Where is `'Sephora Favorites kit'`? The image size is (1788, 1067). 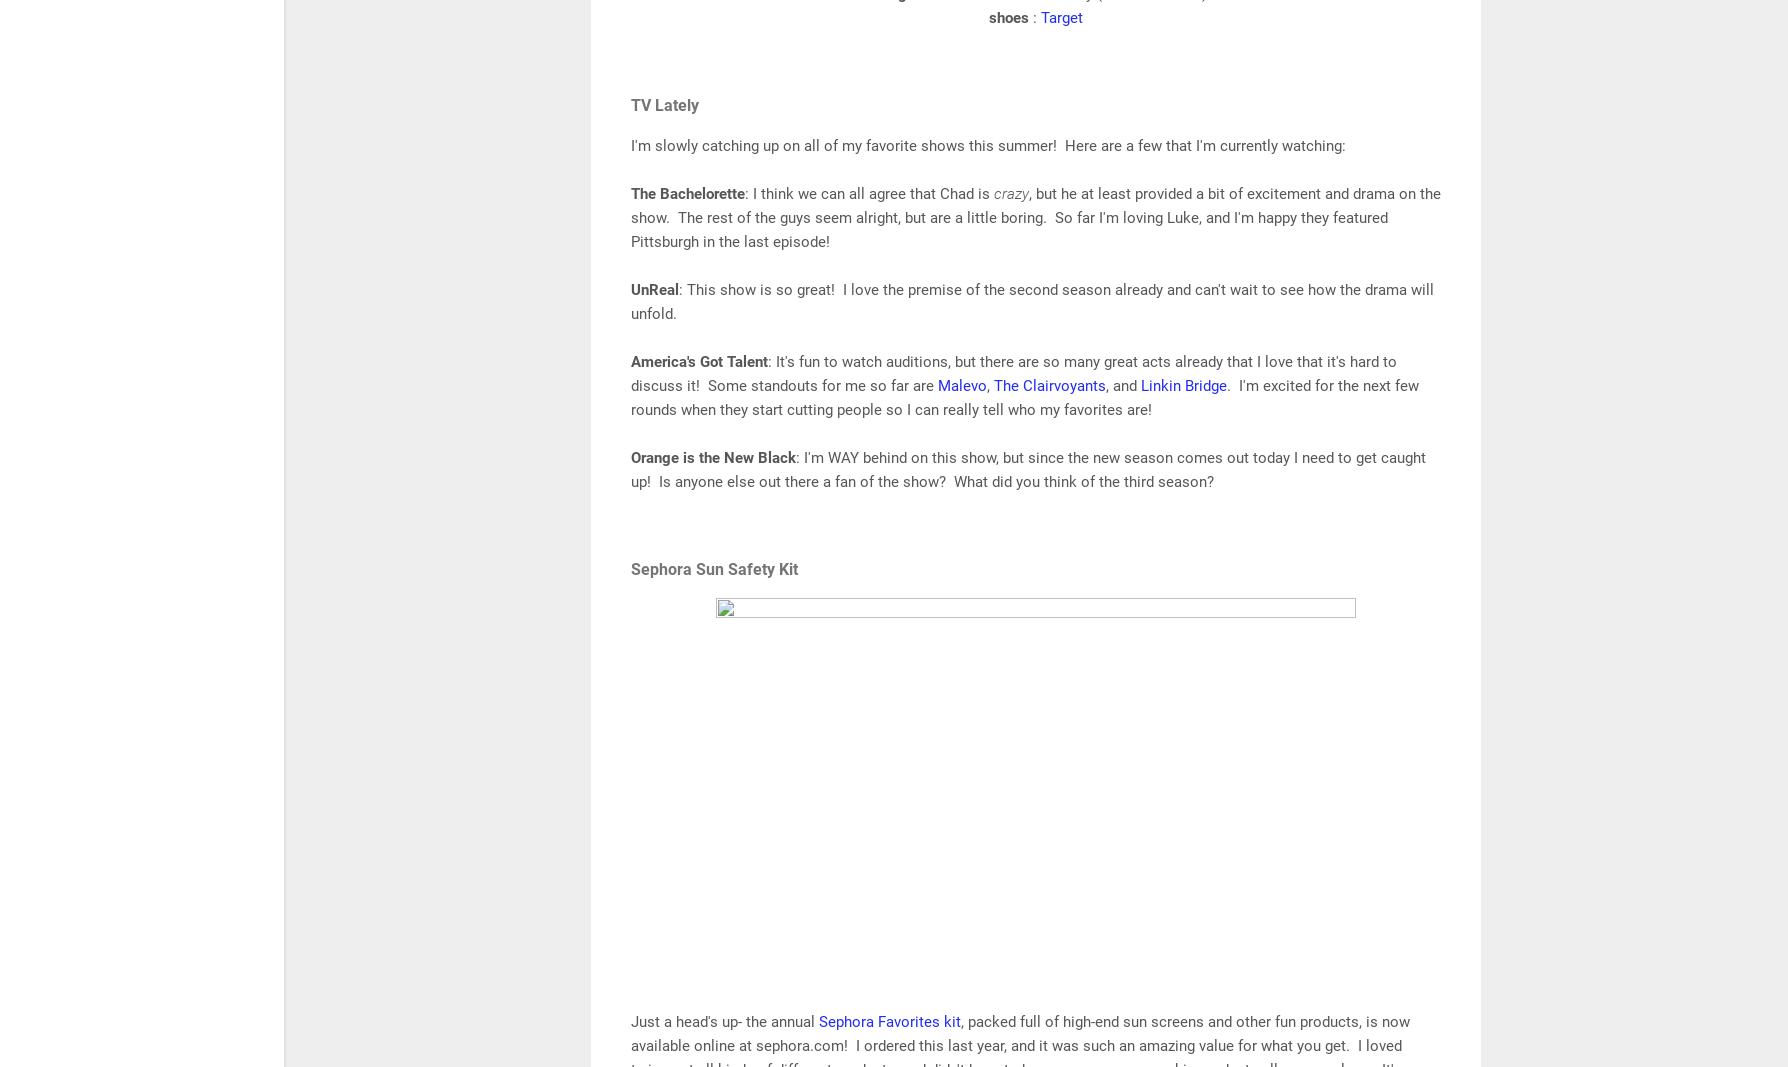 'Sephora Favorites kit' is located at coordinates (818, 1021).